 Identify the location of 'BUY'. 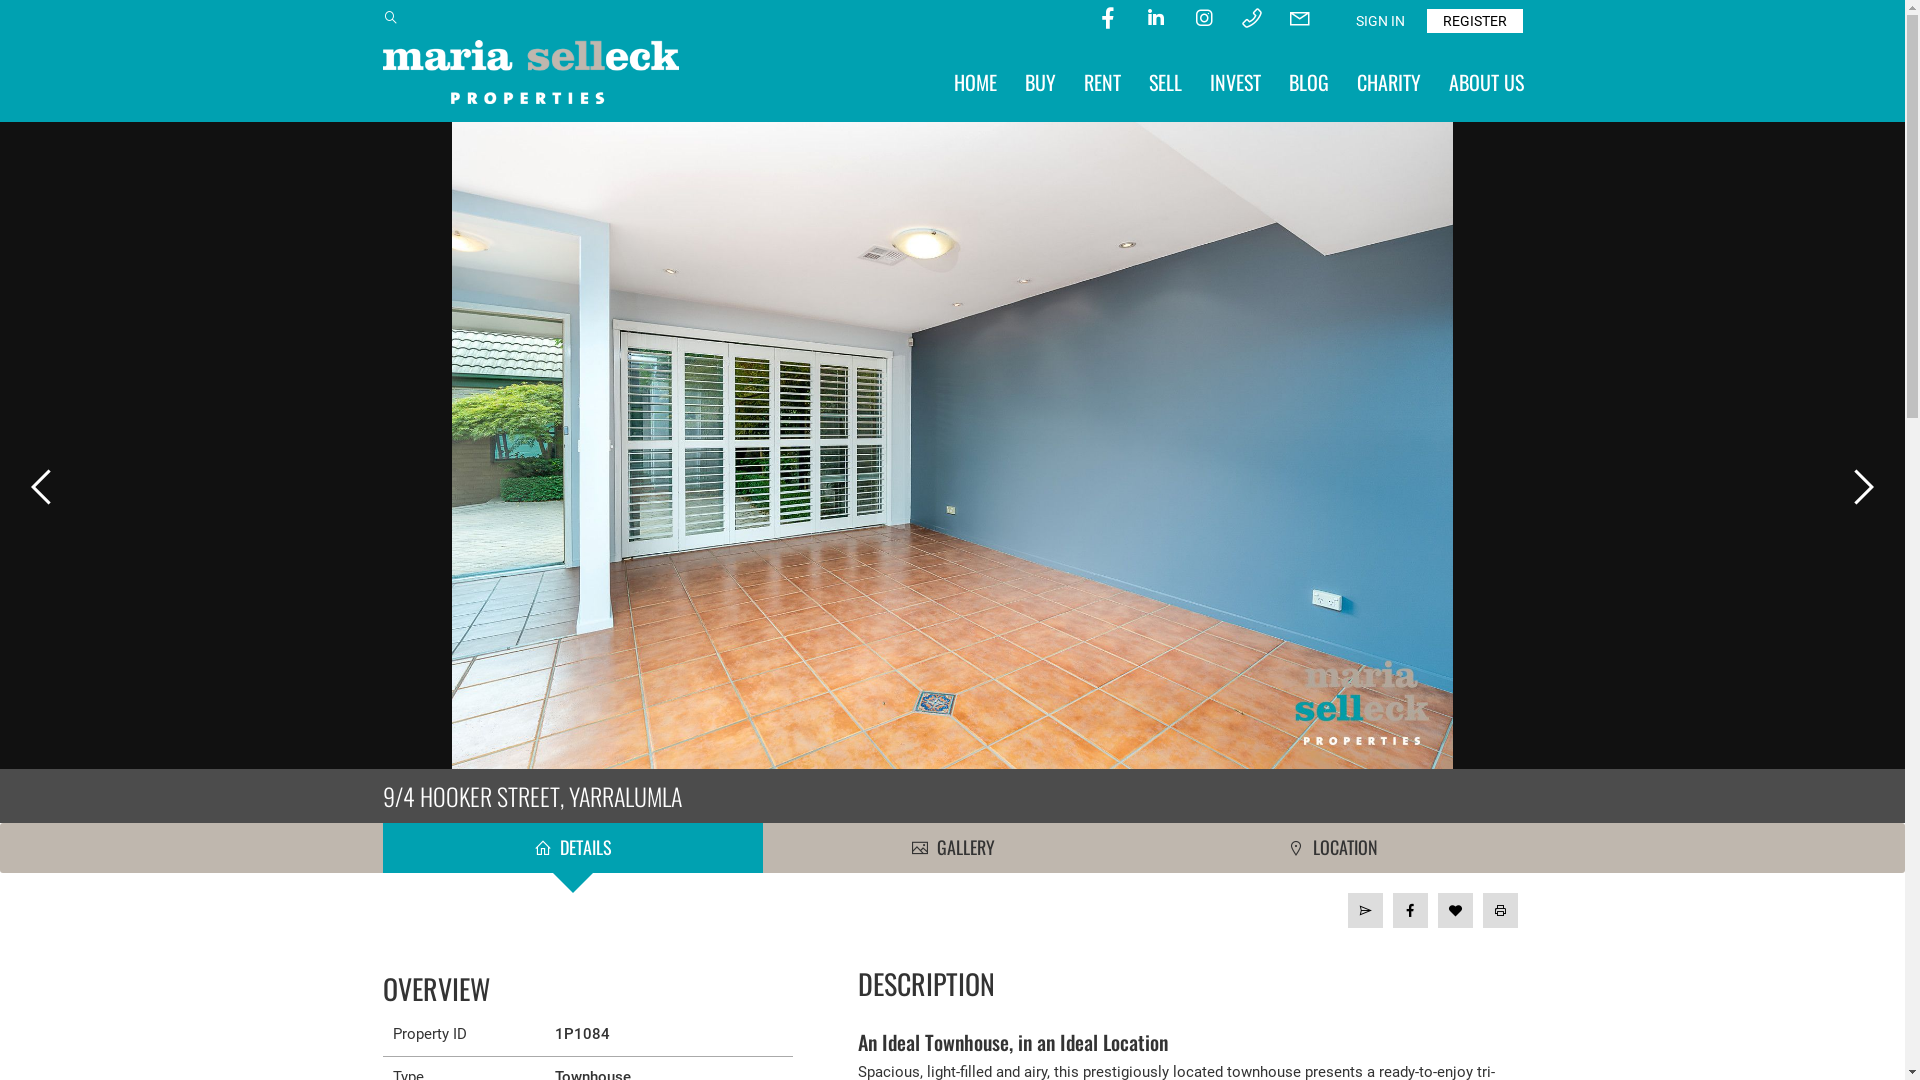
(1039, 80).